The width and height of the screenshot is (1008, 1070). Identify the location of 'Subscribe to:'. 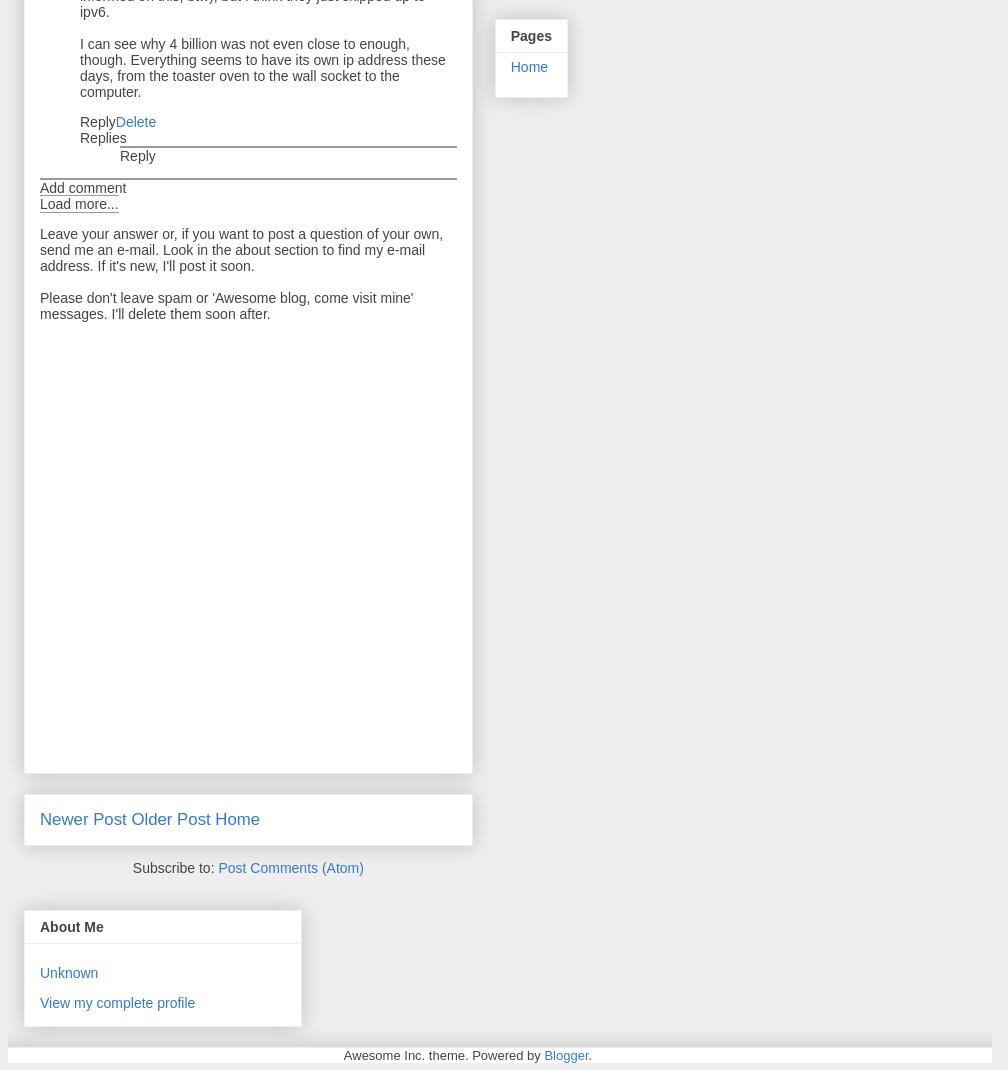
(132, 867).